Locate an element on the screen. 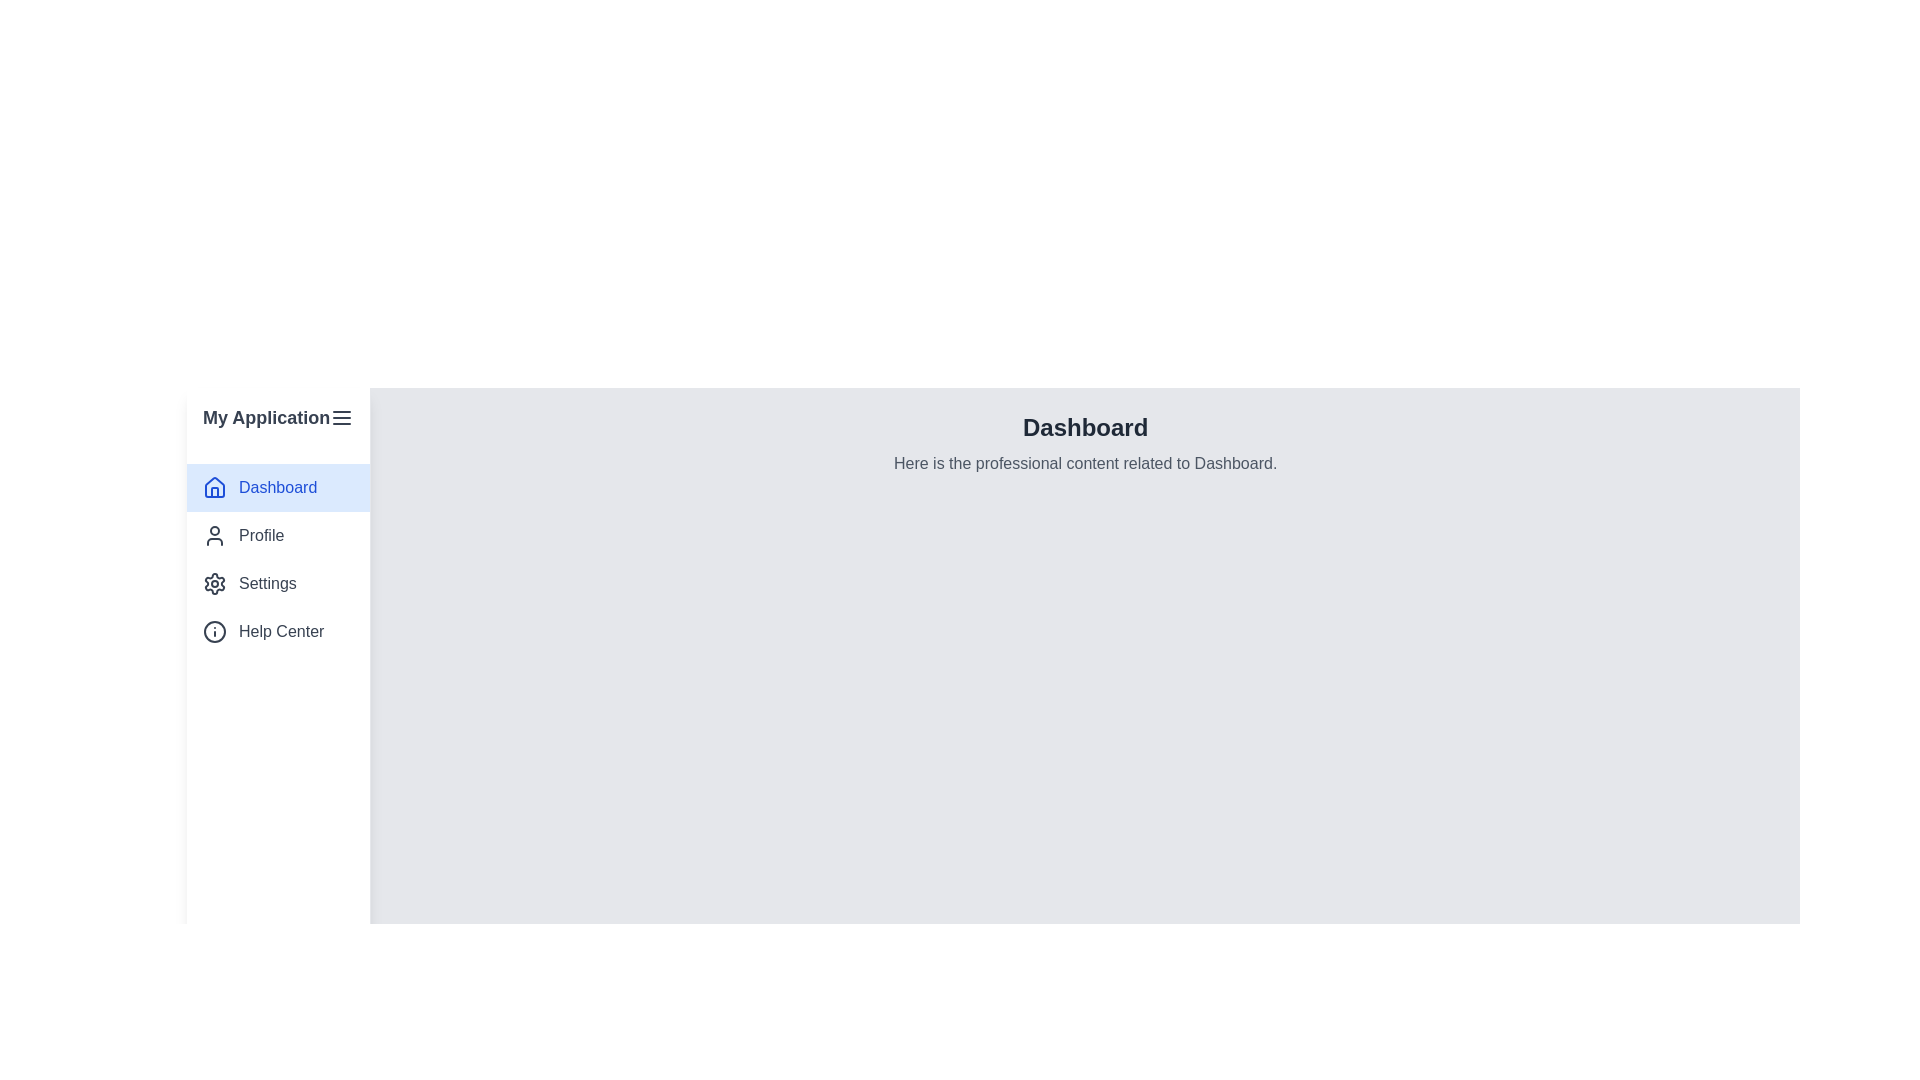  the house icon in the left sidebar navigation, which is styled with blue lines and is directly left of the 'Dashboard' text is located at coordinates (215, 488).